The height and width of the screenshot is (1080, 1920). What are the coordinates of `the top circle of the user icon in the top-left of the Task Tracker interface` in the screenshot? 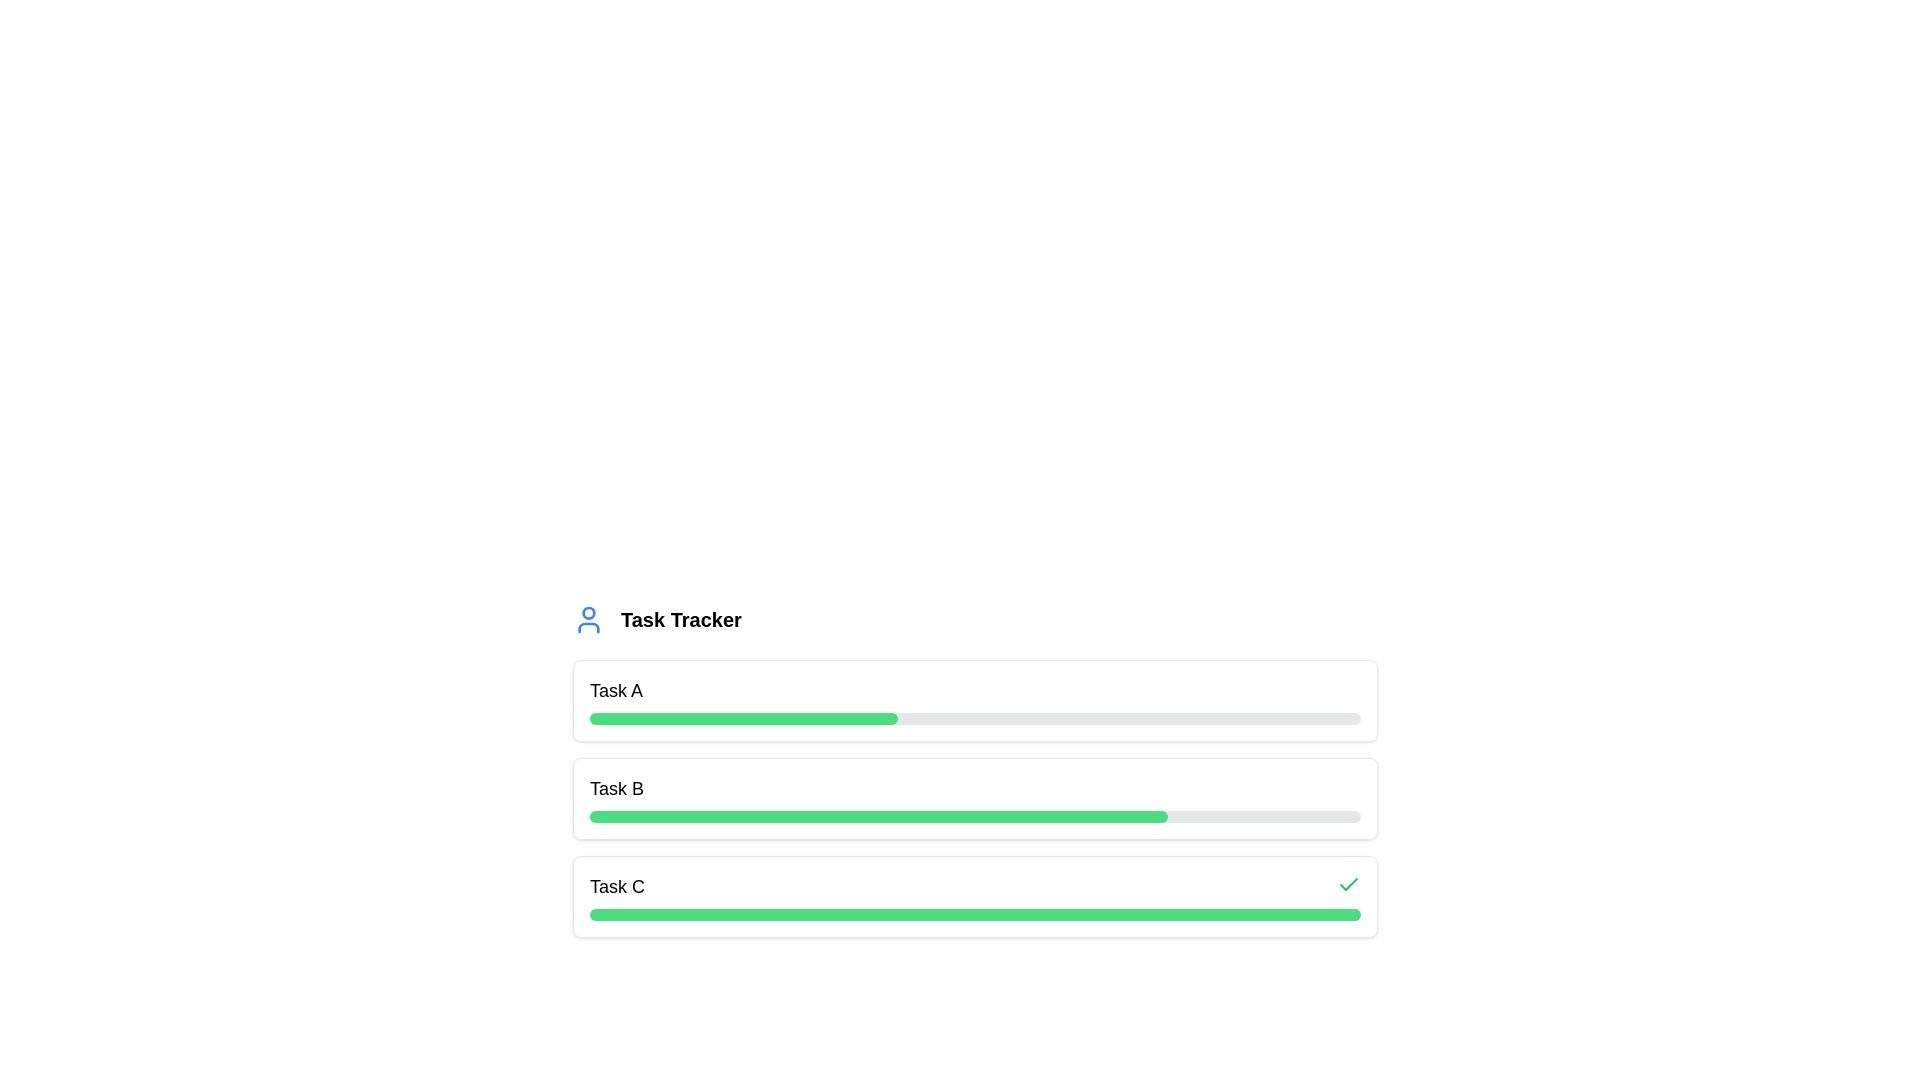 It's located at (588, 612).